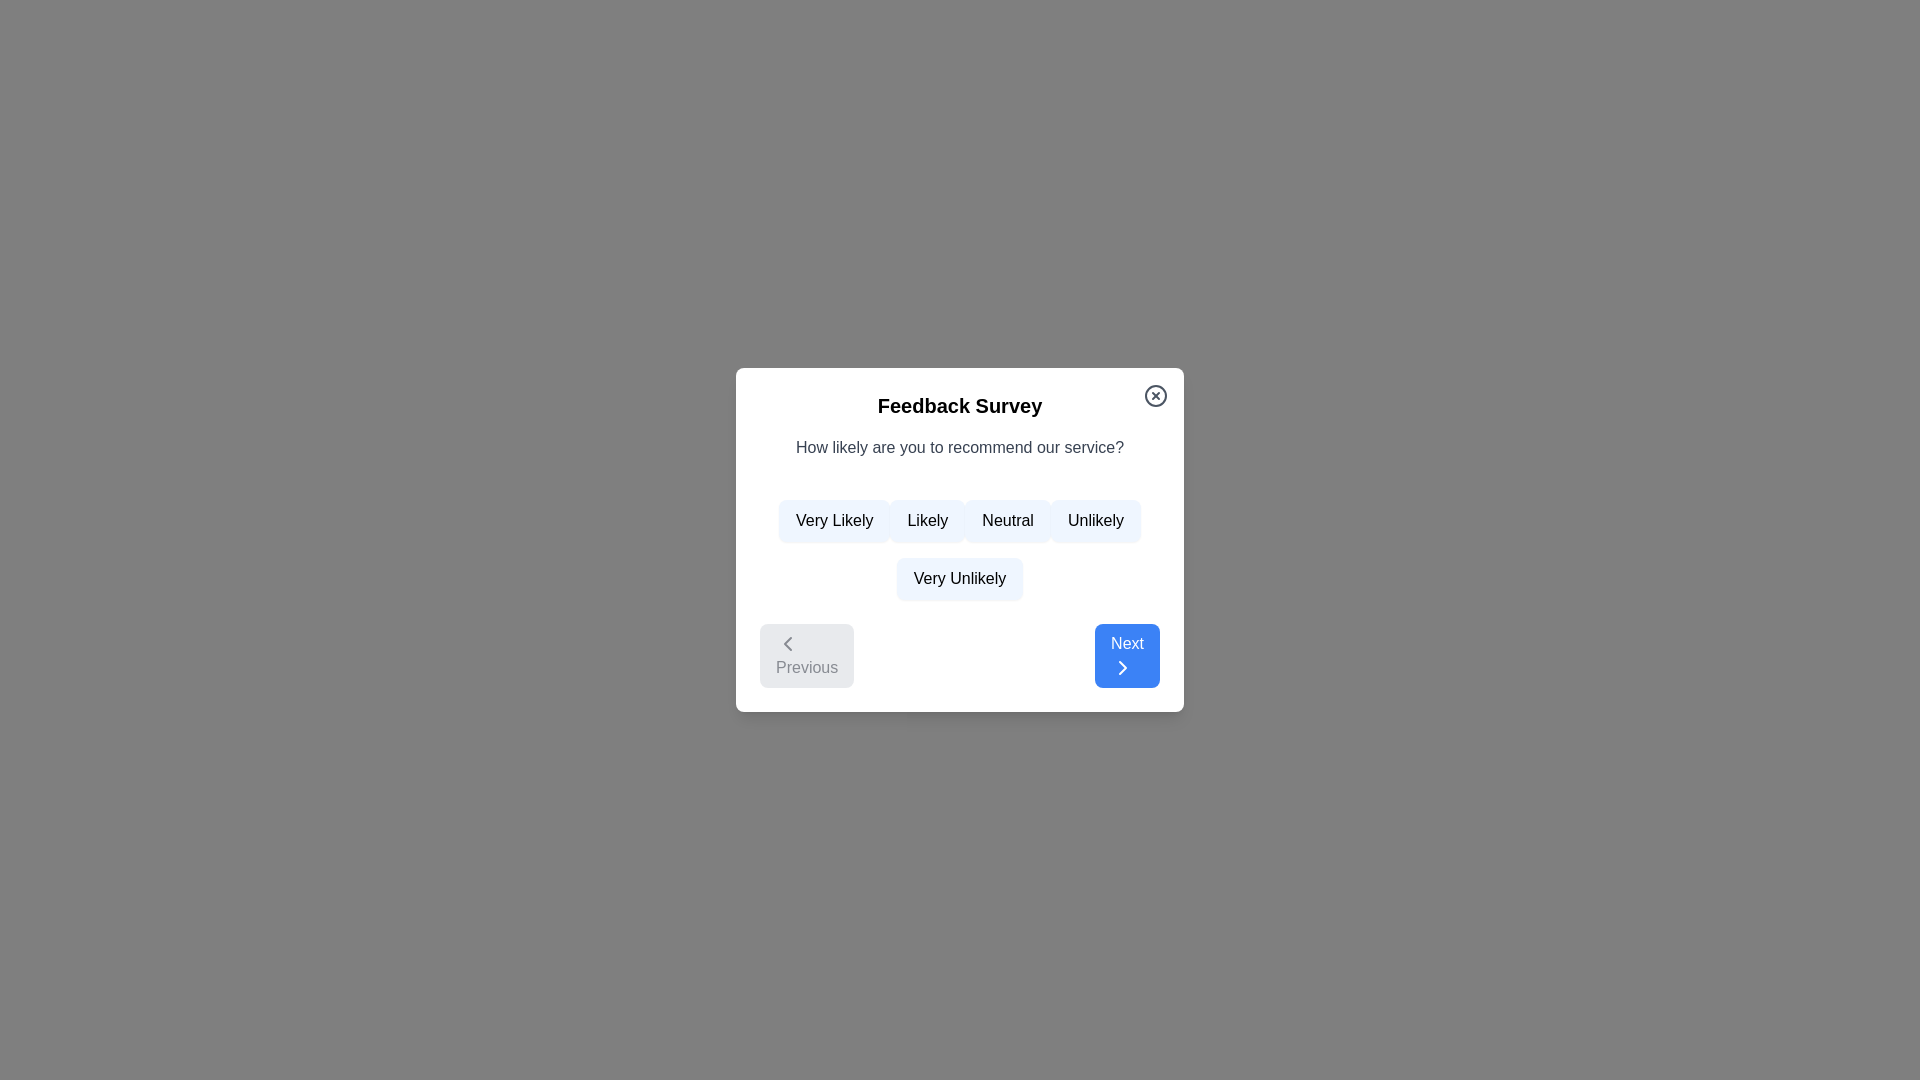 The width and height of the screenshot is (1920, 1080). What do you see at coordinates (960, 542) in the screenshot?
I see `the group of buttons for selecting an option regarding the likelihood of recommending the service, located under the question 'How likely are you to recommend our service?'` at bounding box center [960, 542].